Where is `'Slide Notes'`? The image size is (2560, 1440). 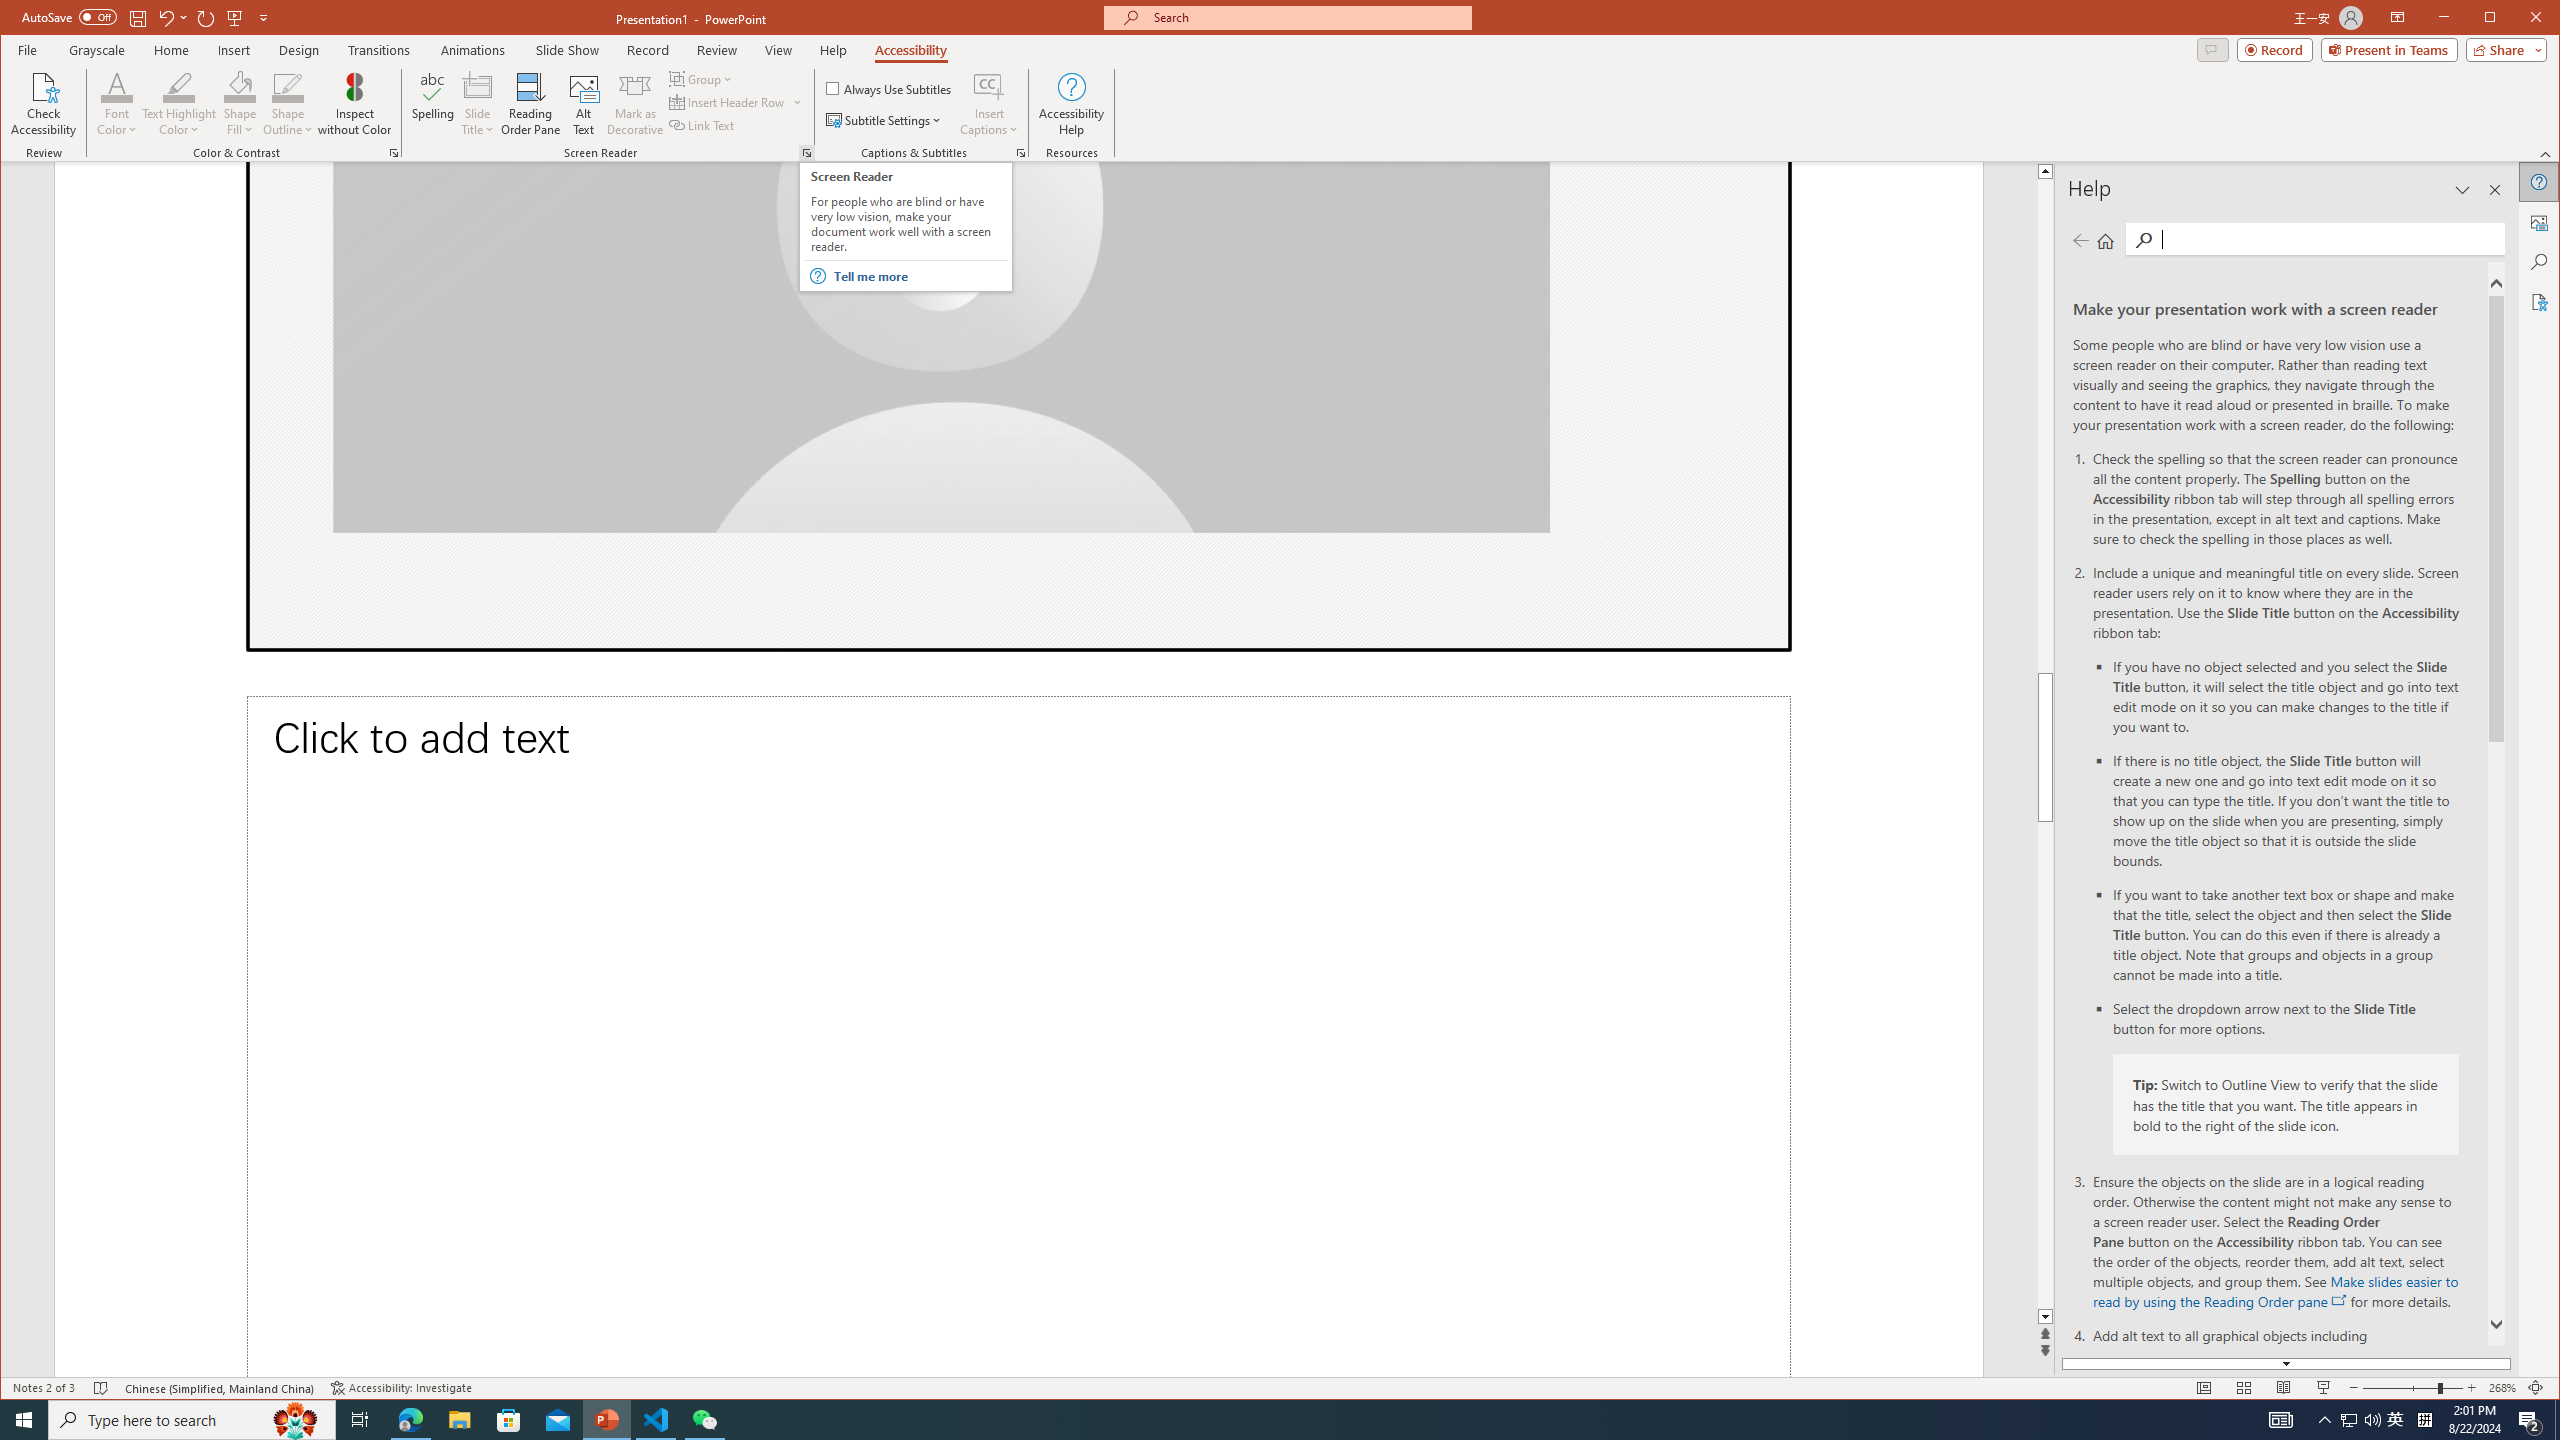
'Slide Notes' is located at coordinates (1018, 1035).